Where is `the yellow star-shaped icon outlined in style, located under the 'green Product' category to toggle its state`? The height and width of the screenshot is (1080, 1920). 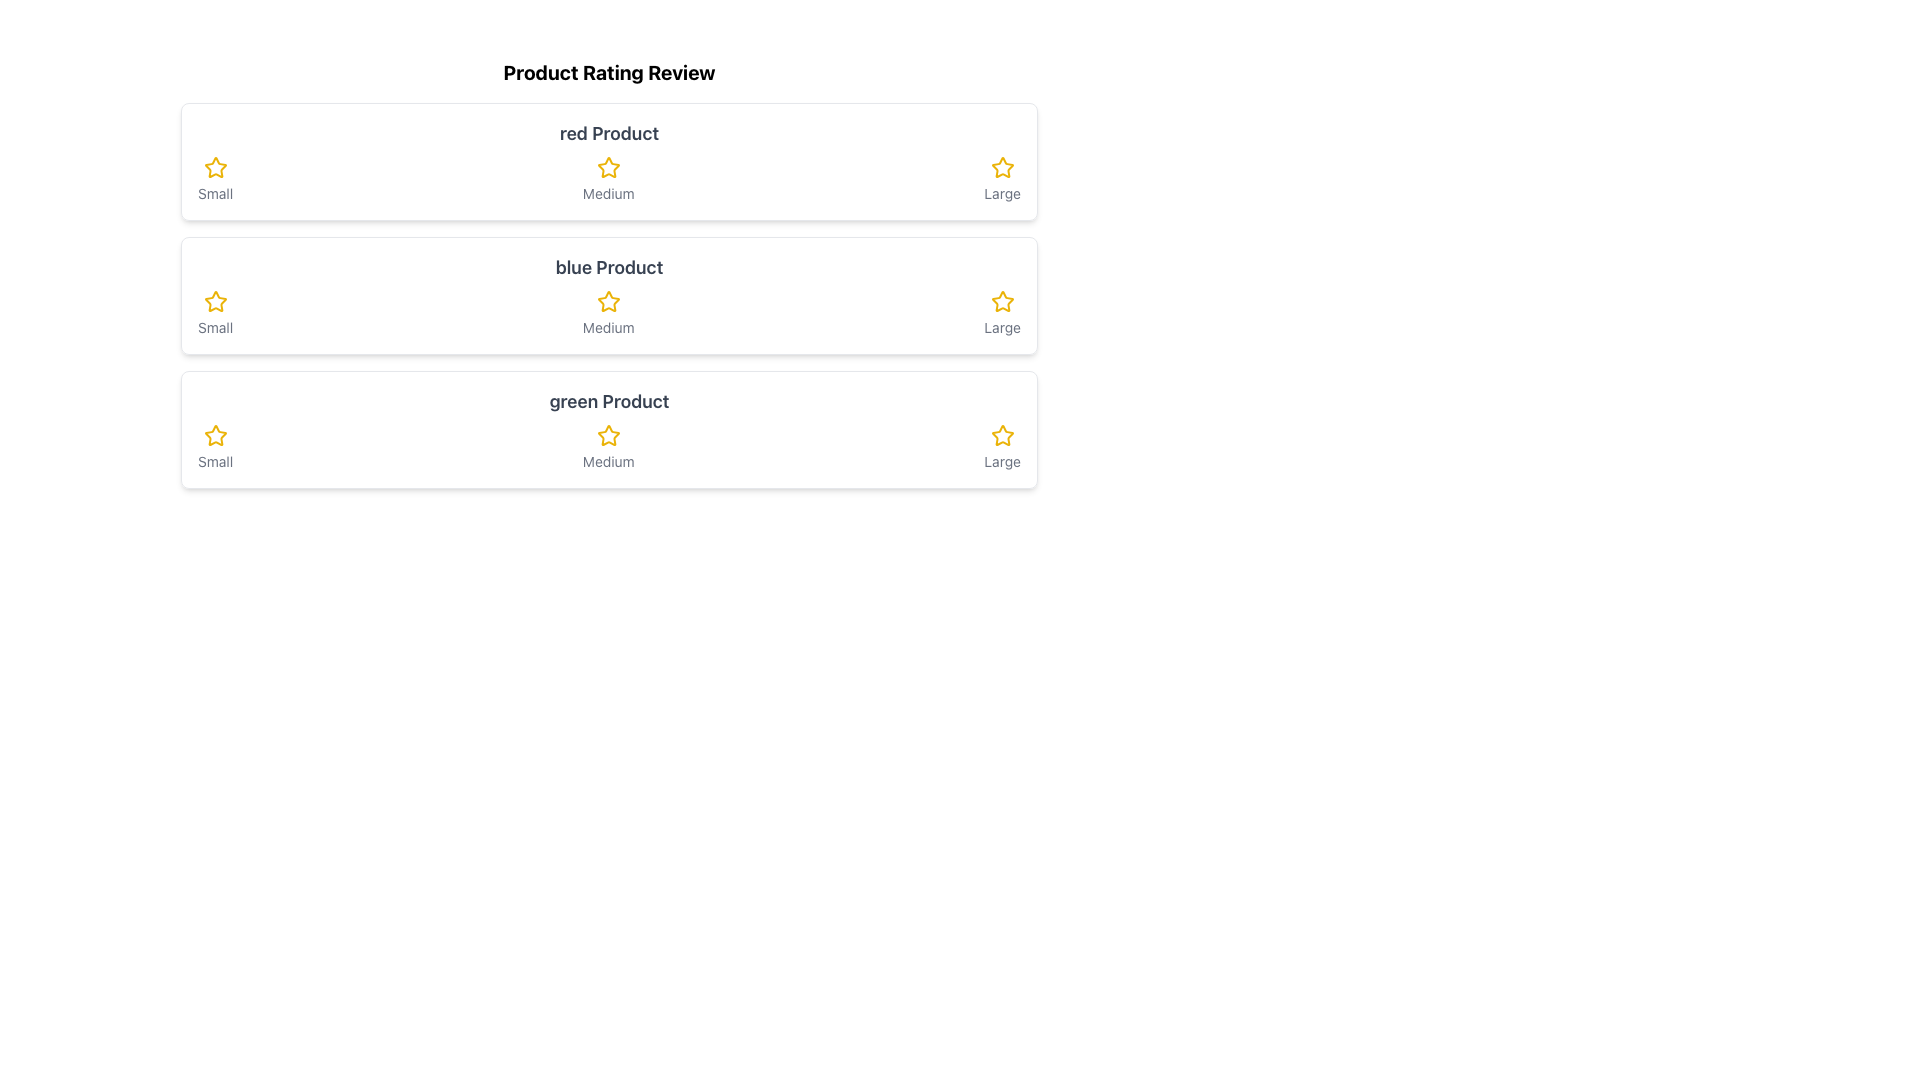 the yellow star-shaped icon outlined in style, located under the 'green Product' category to toggle its state is located at coordinates (215, 434).